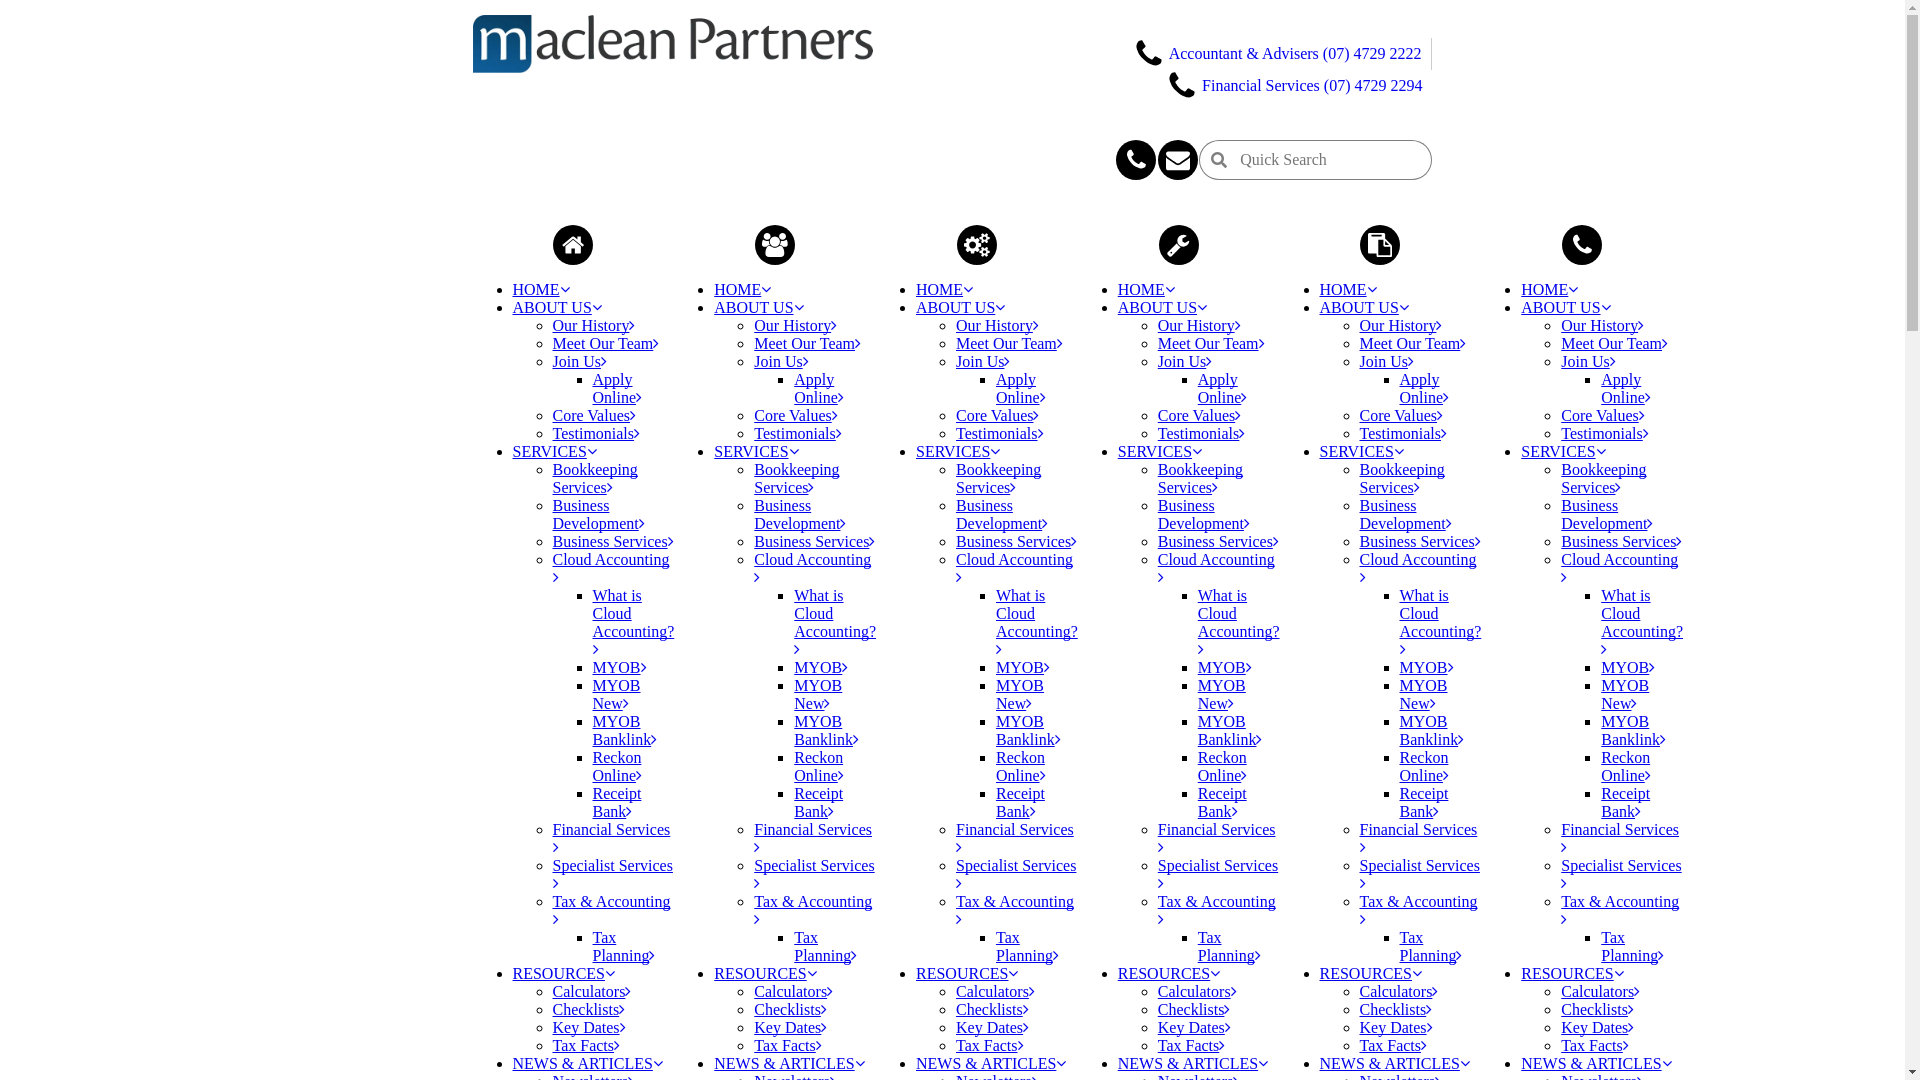 This screenshot has height=1080, width=1920. Describe the element at coordinates (1221, 801) in the screenshot. I see `'Receipt Bank'` at that location.